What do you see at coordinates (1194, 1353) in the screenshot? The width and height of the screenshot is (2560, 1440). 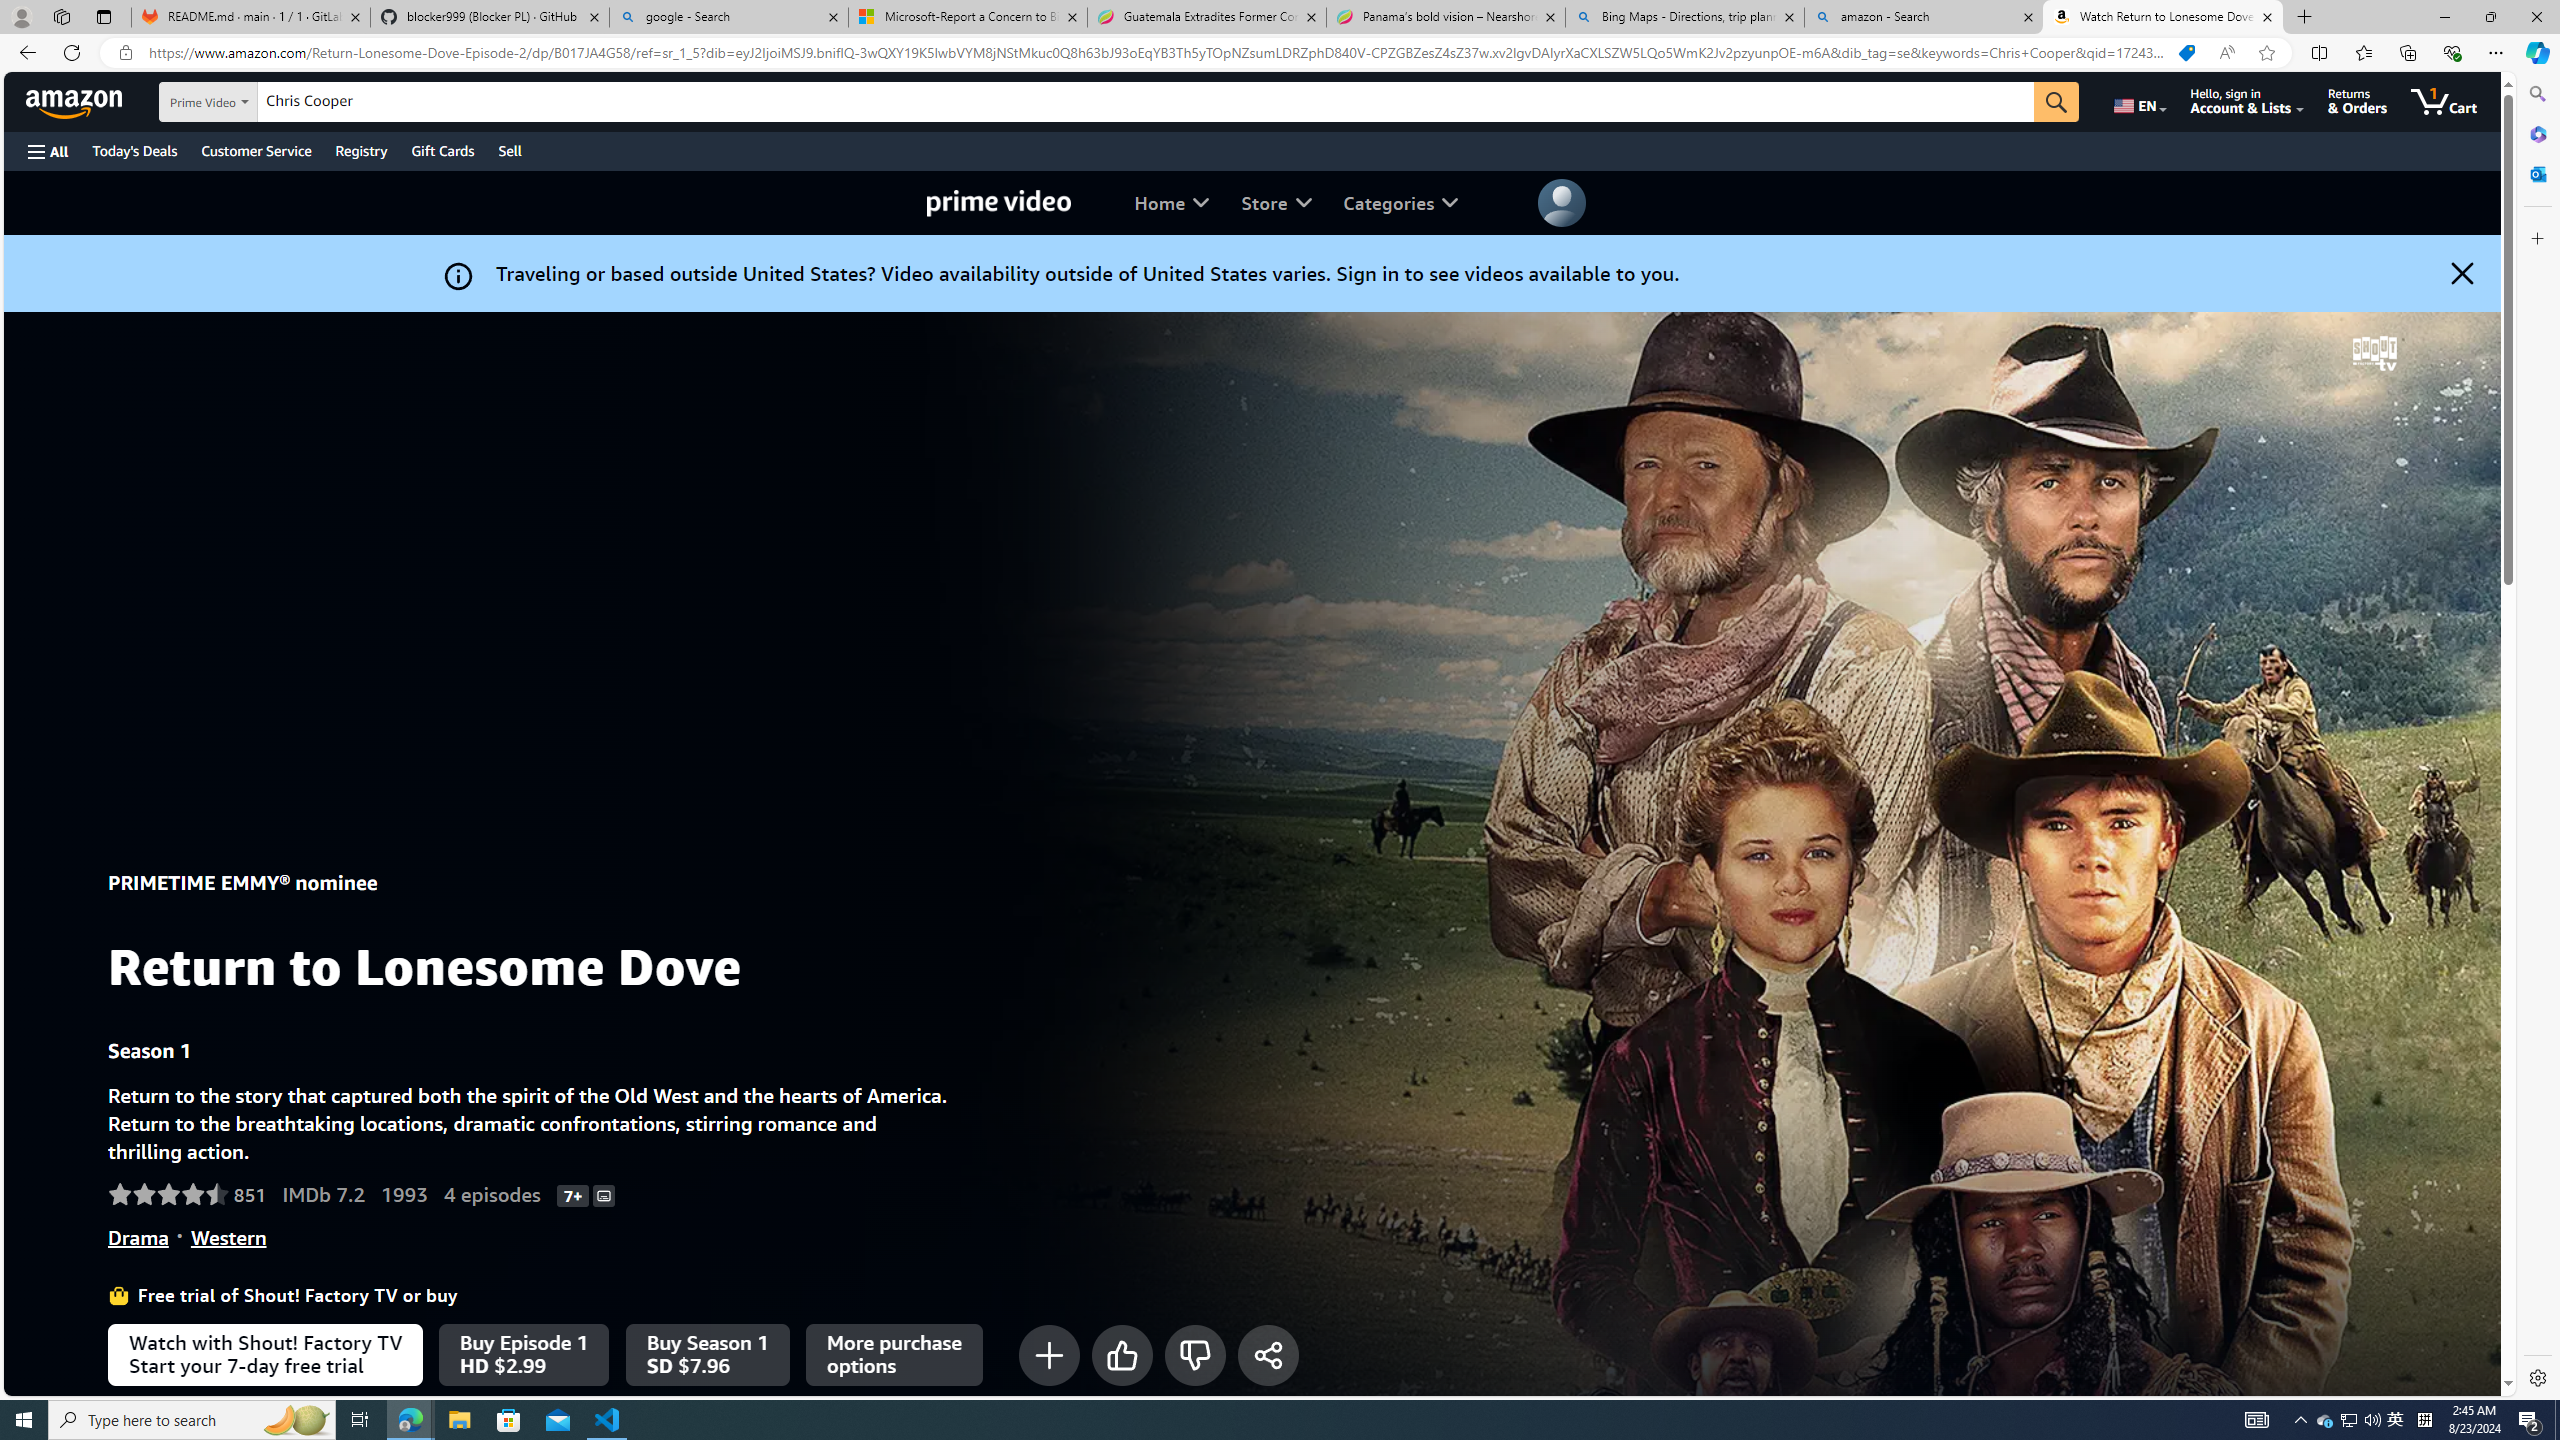 I see `'Not for me'` at bounding box center [1194, 1353].